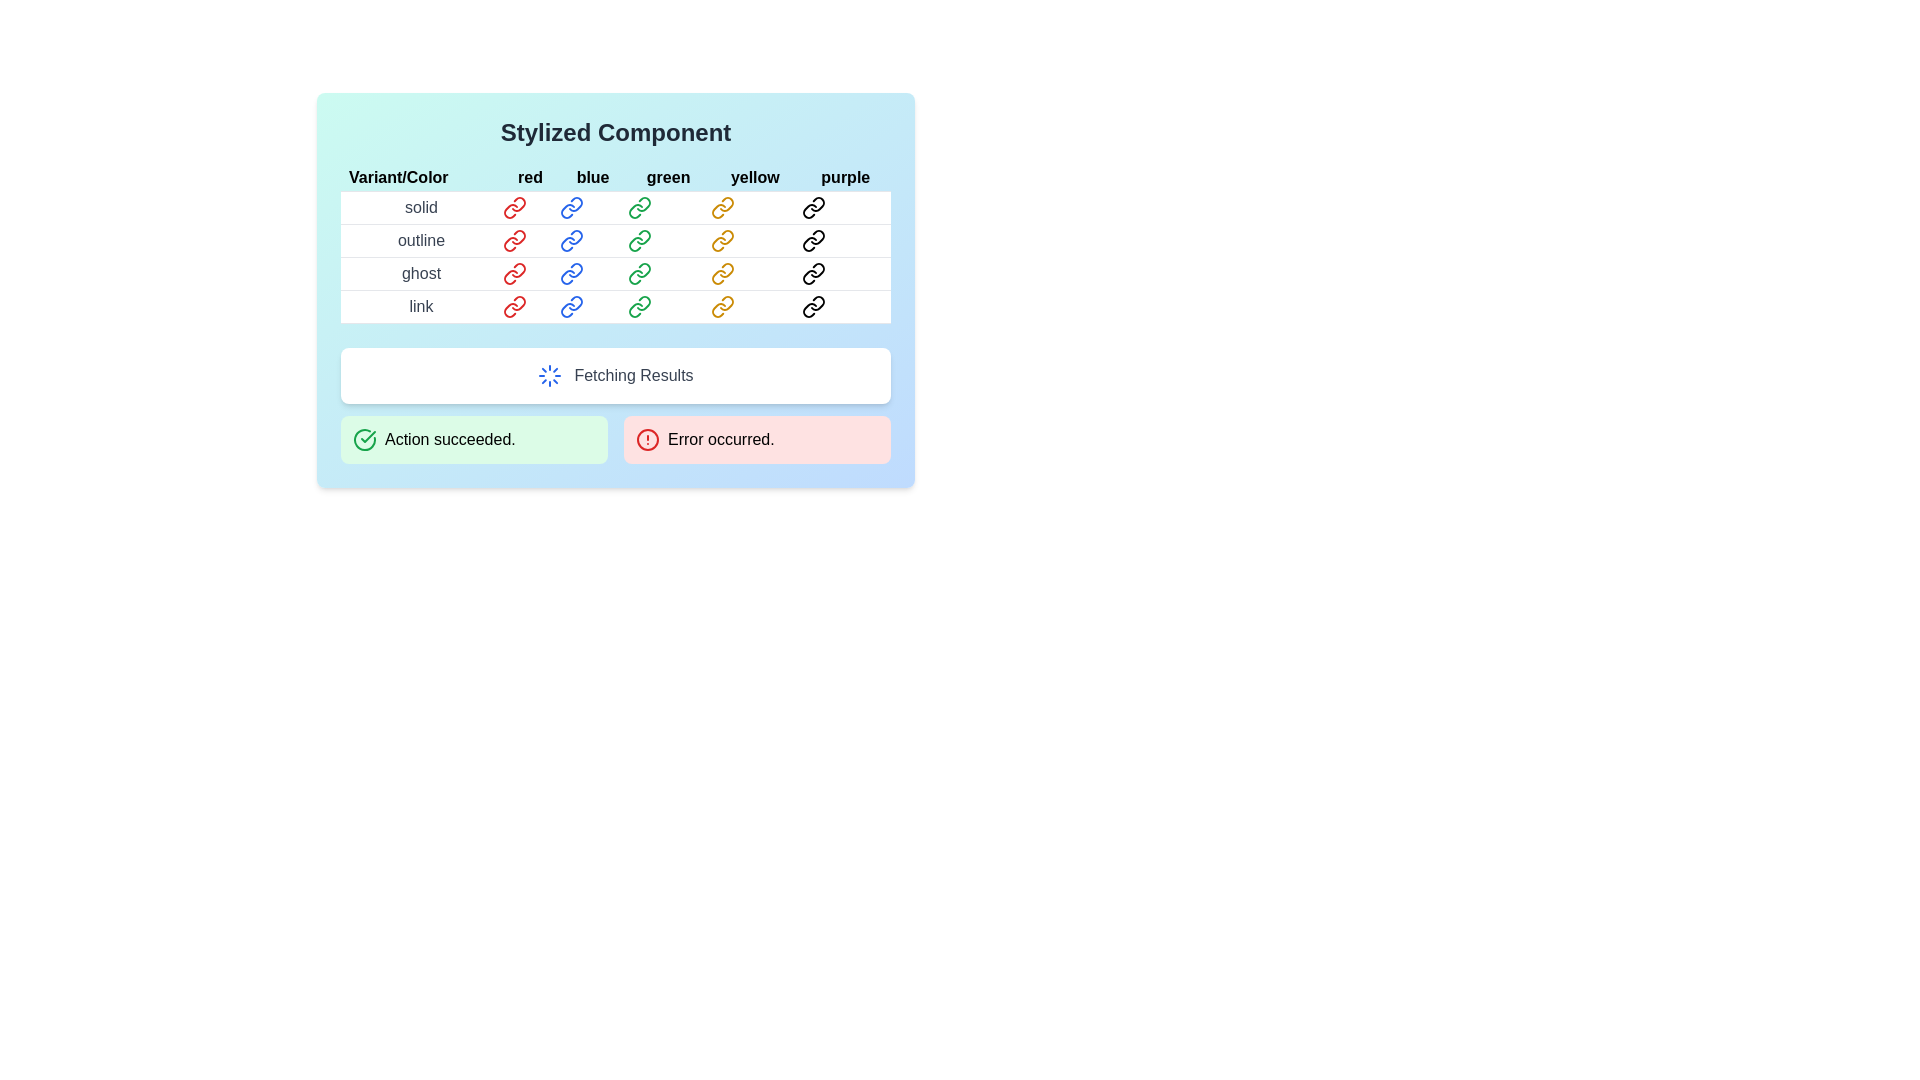  What do you see at coordinates (638, 307) in the screenshot?
I see `the green-themed hyperlink icon located in the fourth row and third column of the table to follow the link` at bounding box center [638, 307].